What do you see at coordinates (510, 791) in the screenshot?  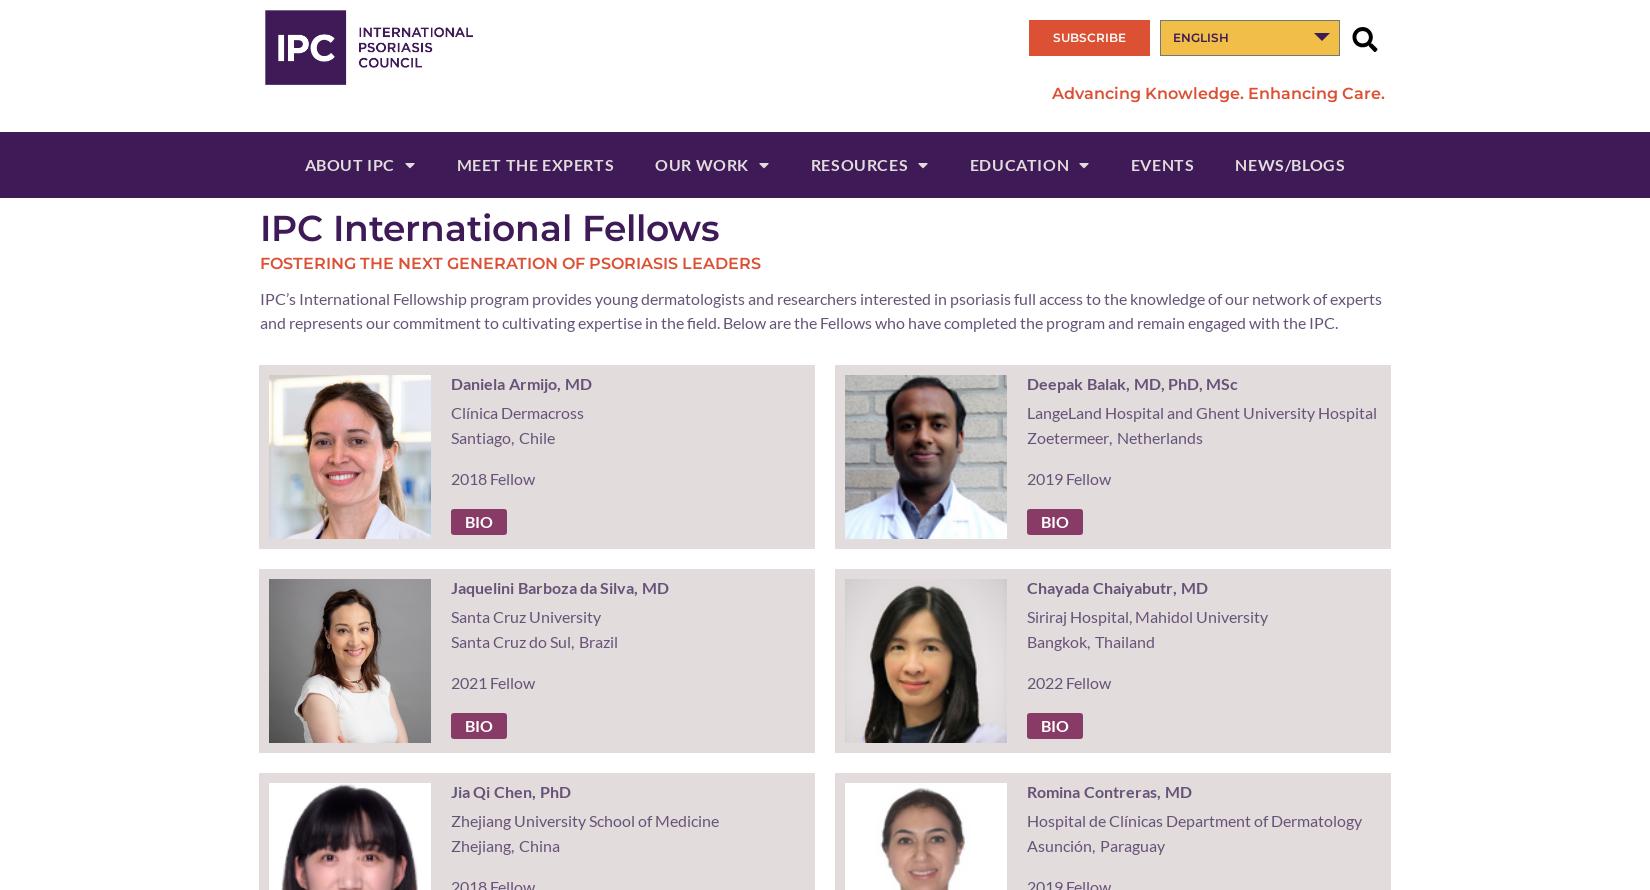 I see `'Chen'` at bounding box center [510, 791].